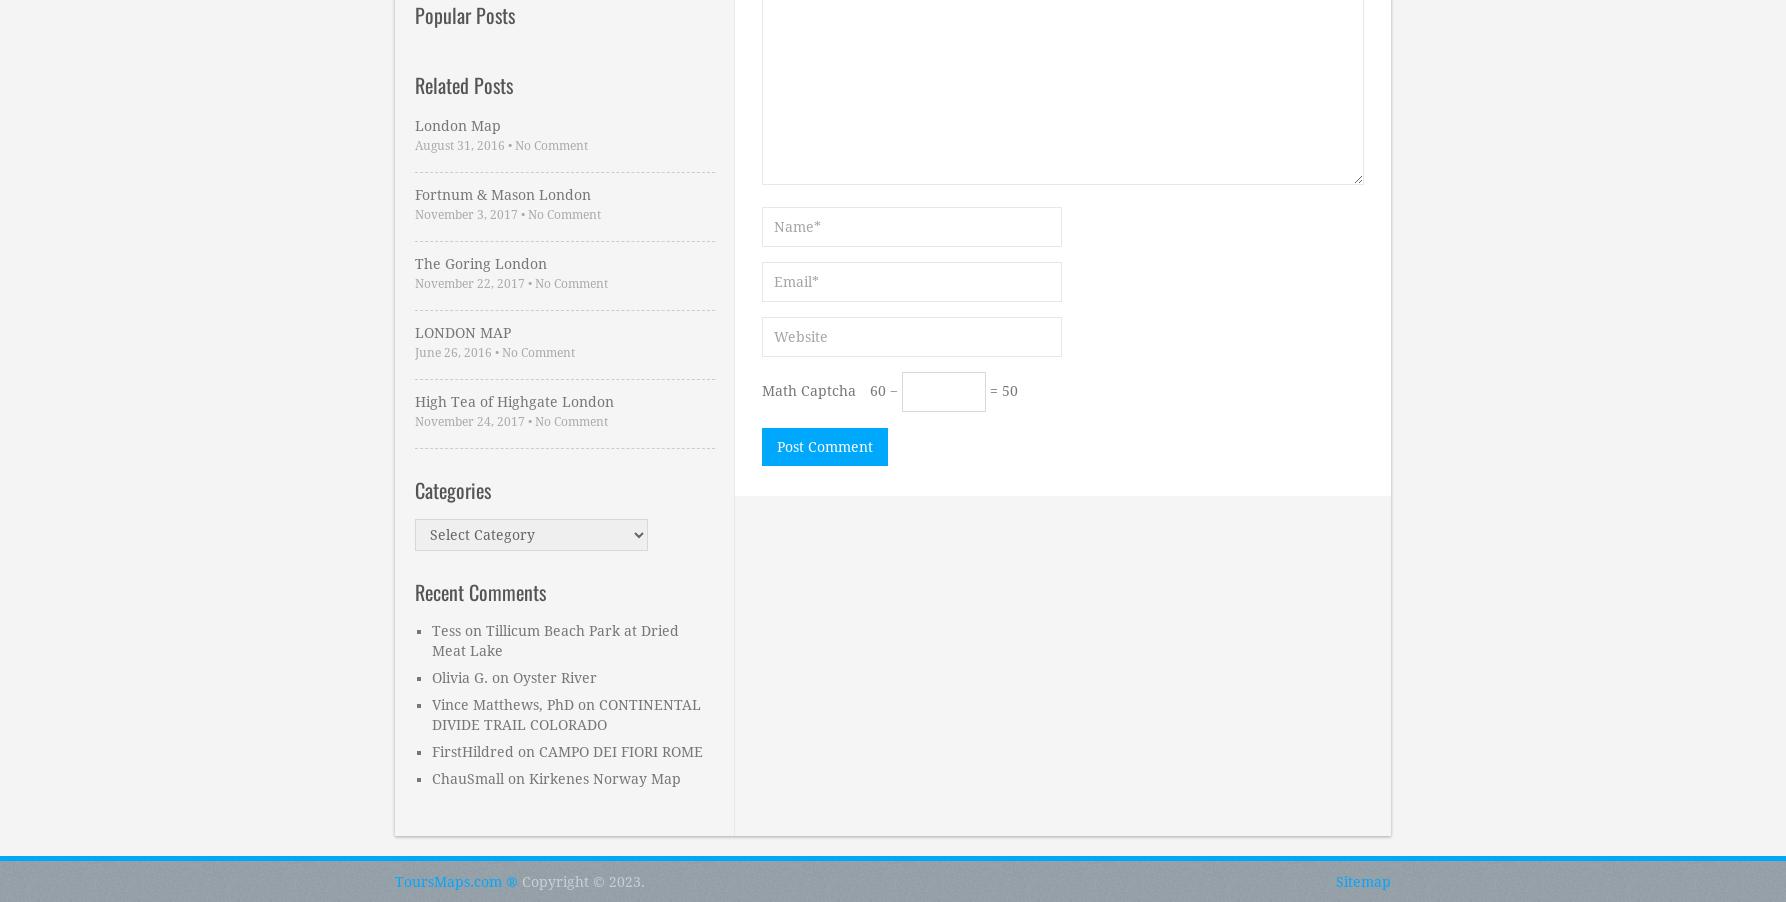 The image size is (1786, 902). I want to click on '60 −', so click(884, 390).